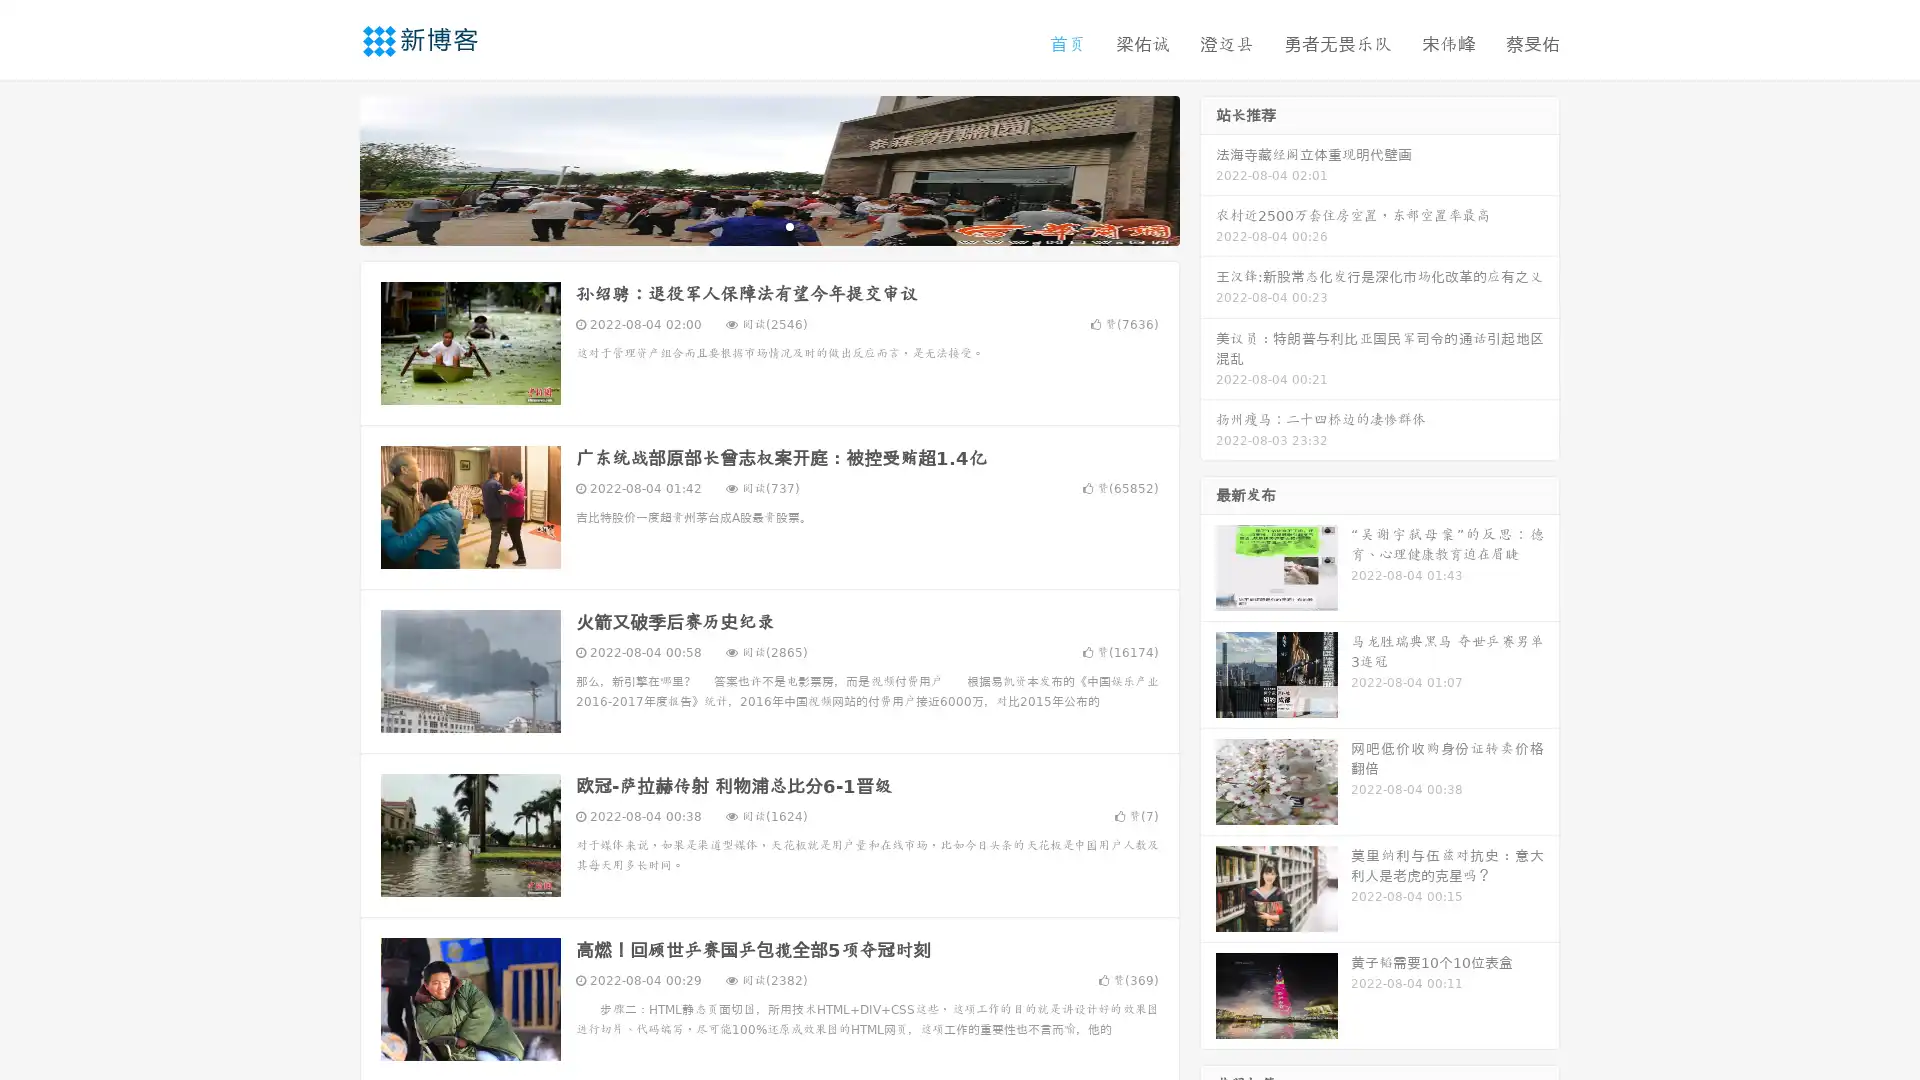 The image size is (1920, 1080). I want to click on Next slide, so click(1208, 168).